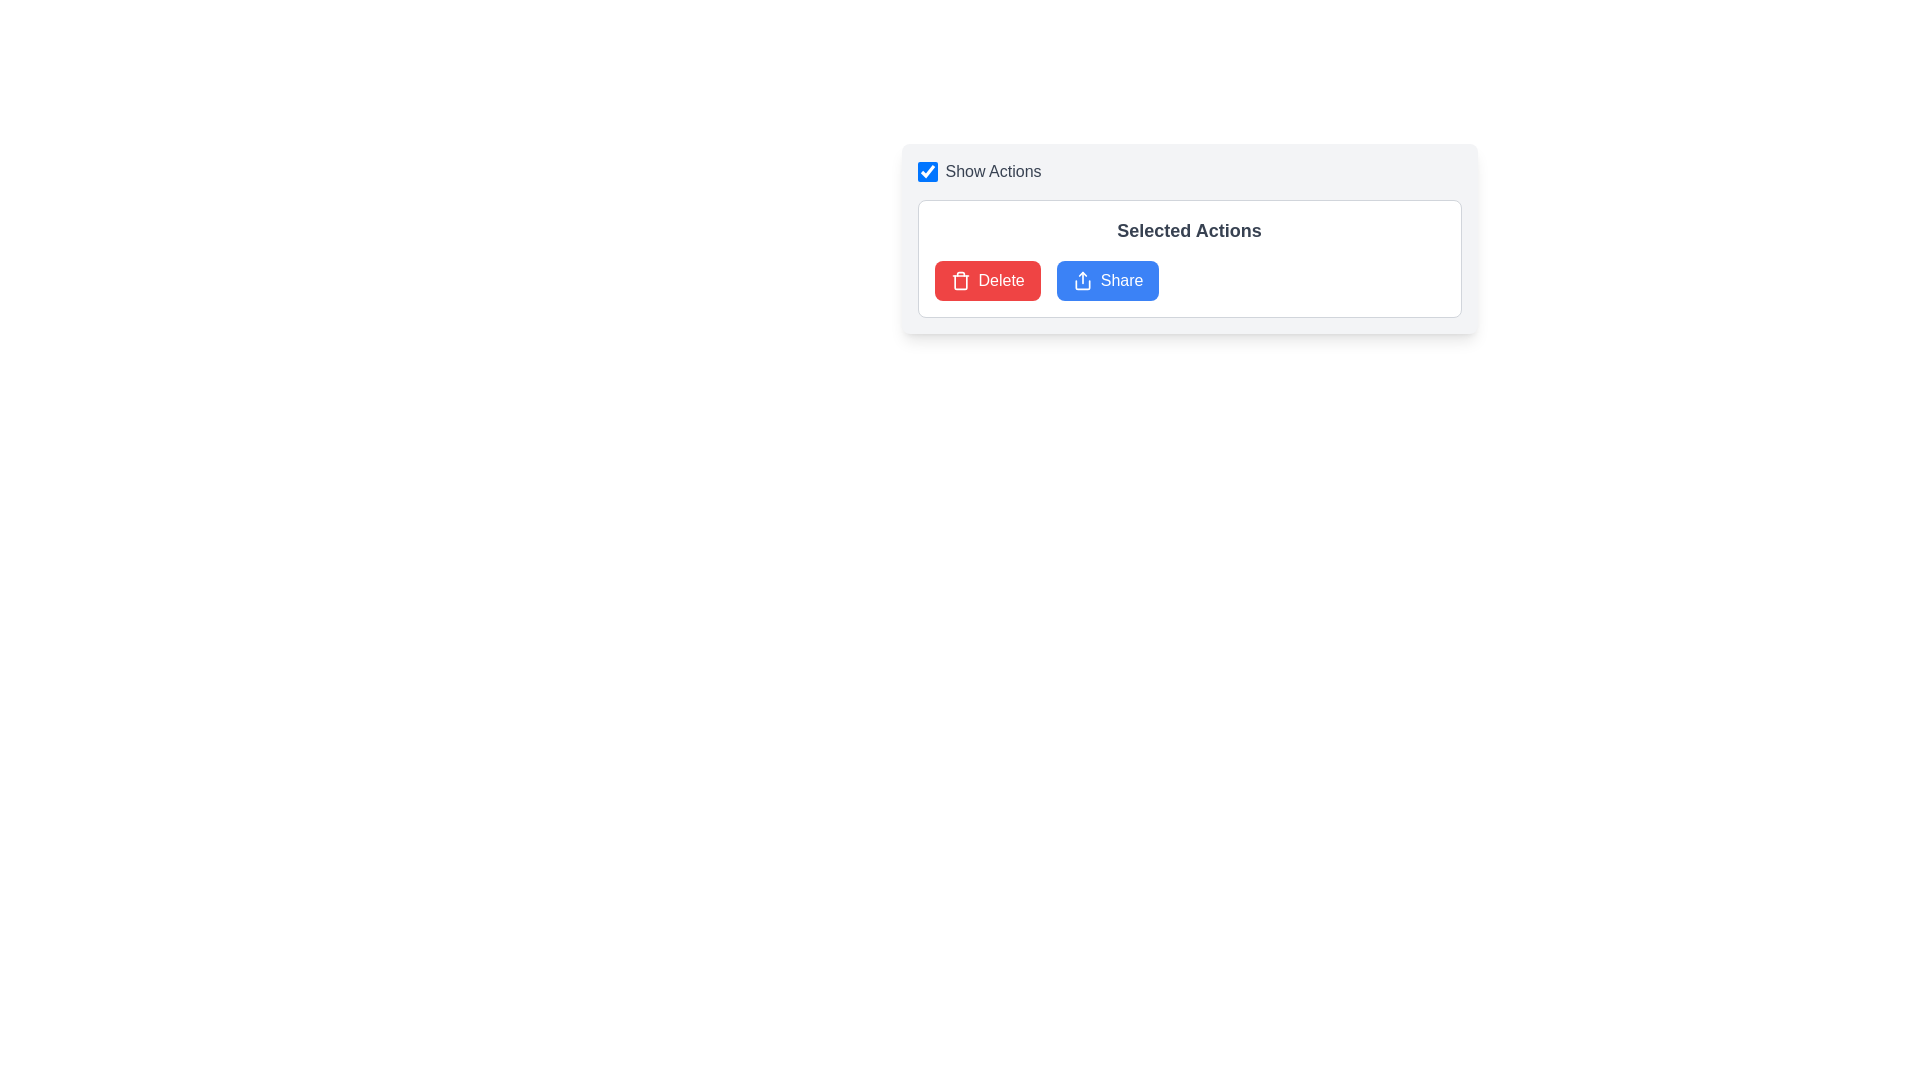 This screenshot has height=1080, width=1920. Describe the element at coordinates (1081, 281) in the screenshot. I see `the SVG share icon located within the blue button labeled 'Share', positioned to the left of the text 'Share'` at that location.